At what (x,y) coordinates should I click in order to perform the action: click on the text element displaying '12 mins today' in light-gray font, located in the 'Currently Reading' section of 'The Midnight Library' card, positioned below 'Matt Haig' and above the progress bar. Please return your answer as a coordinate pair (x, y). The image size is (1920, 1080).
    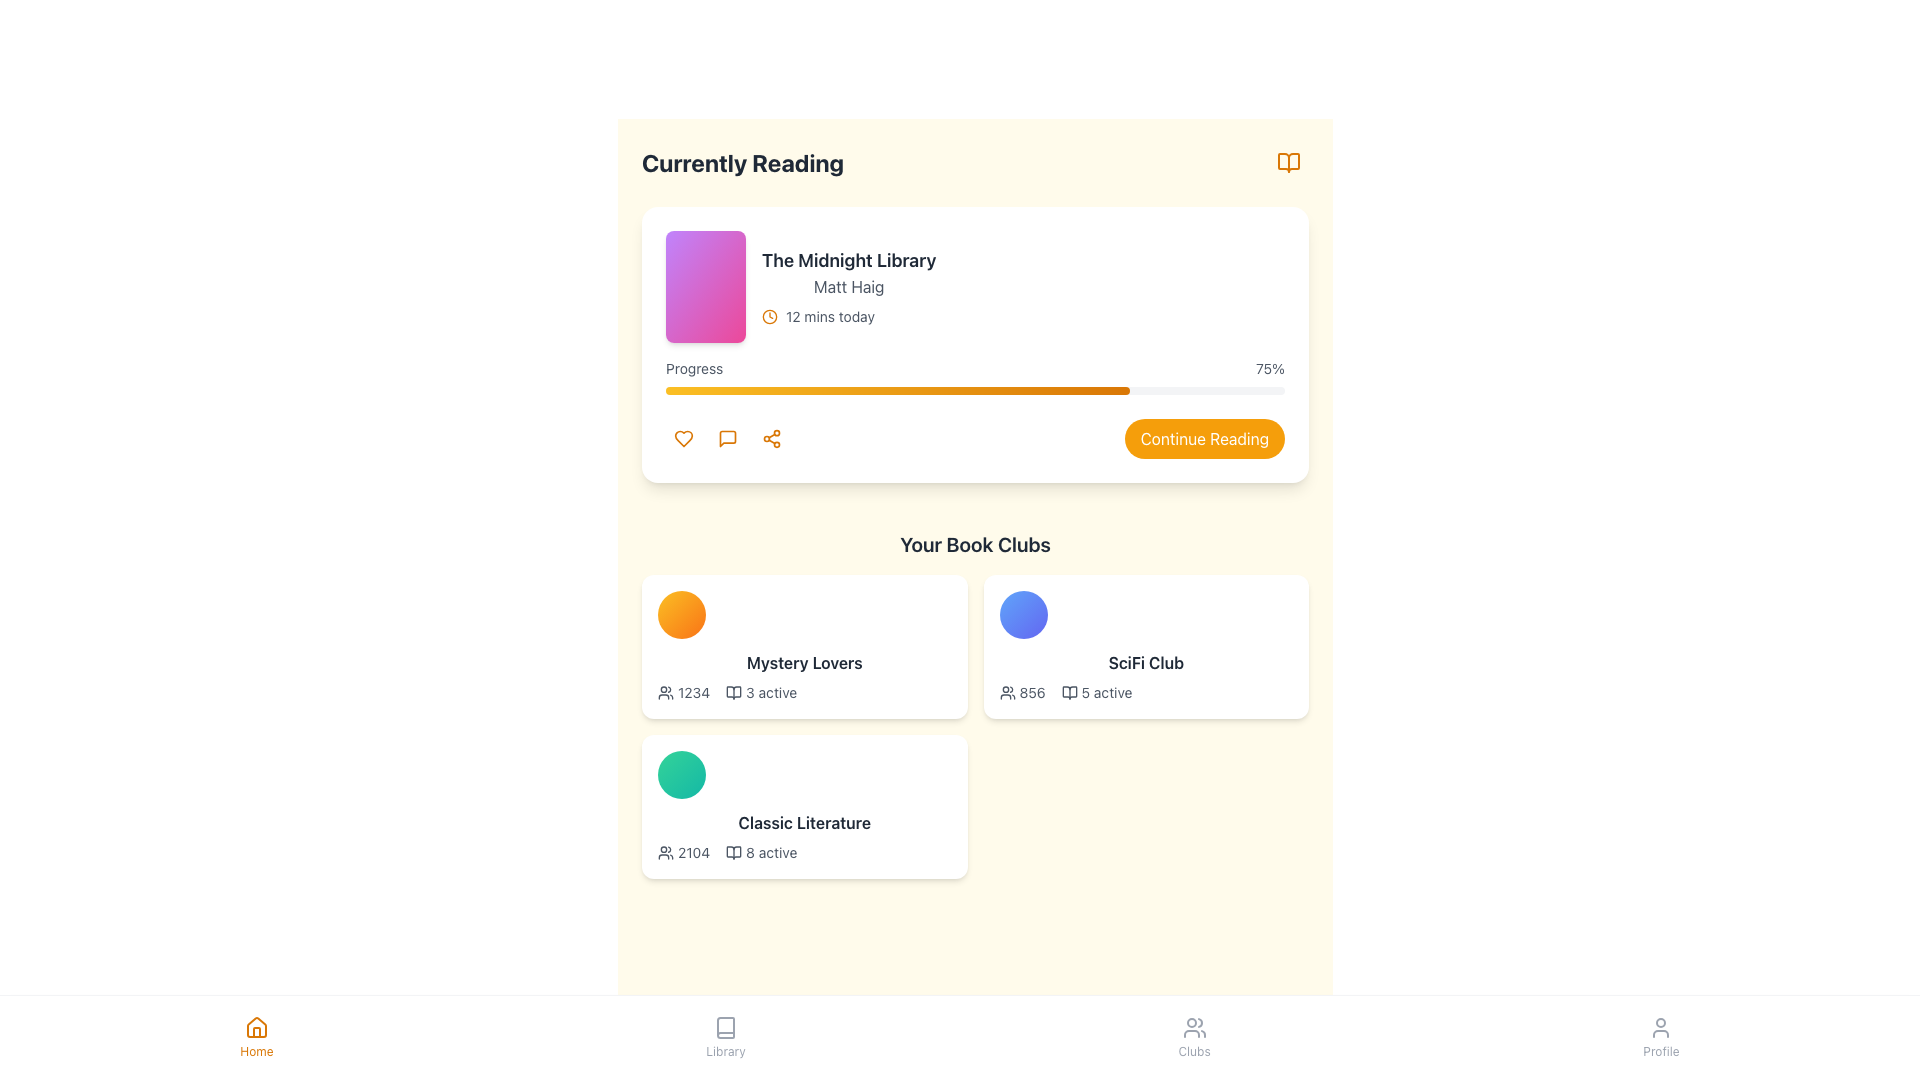
    Looking at the image, I should click on (830, 315).